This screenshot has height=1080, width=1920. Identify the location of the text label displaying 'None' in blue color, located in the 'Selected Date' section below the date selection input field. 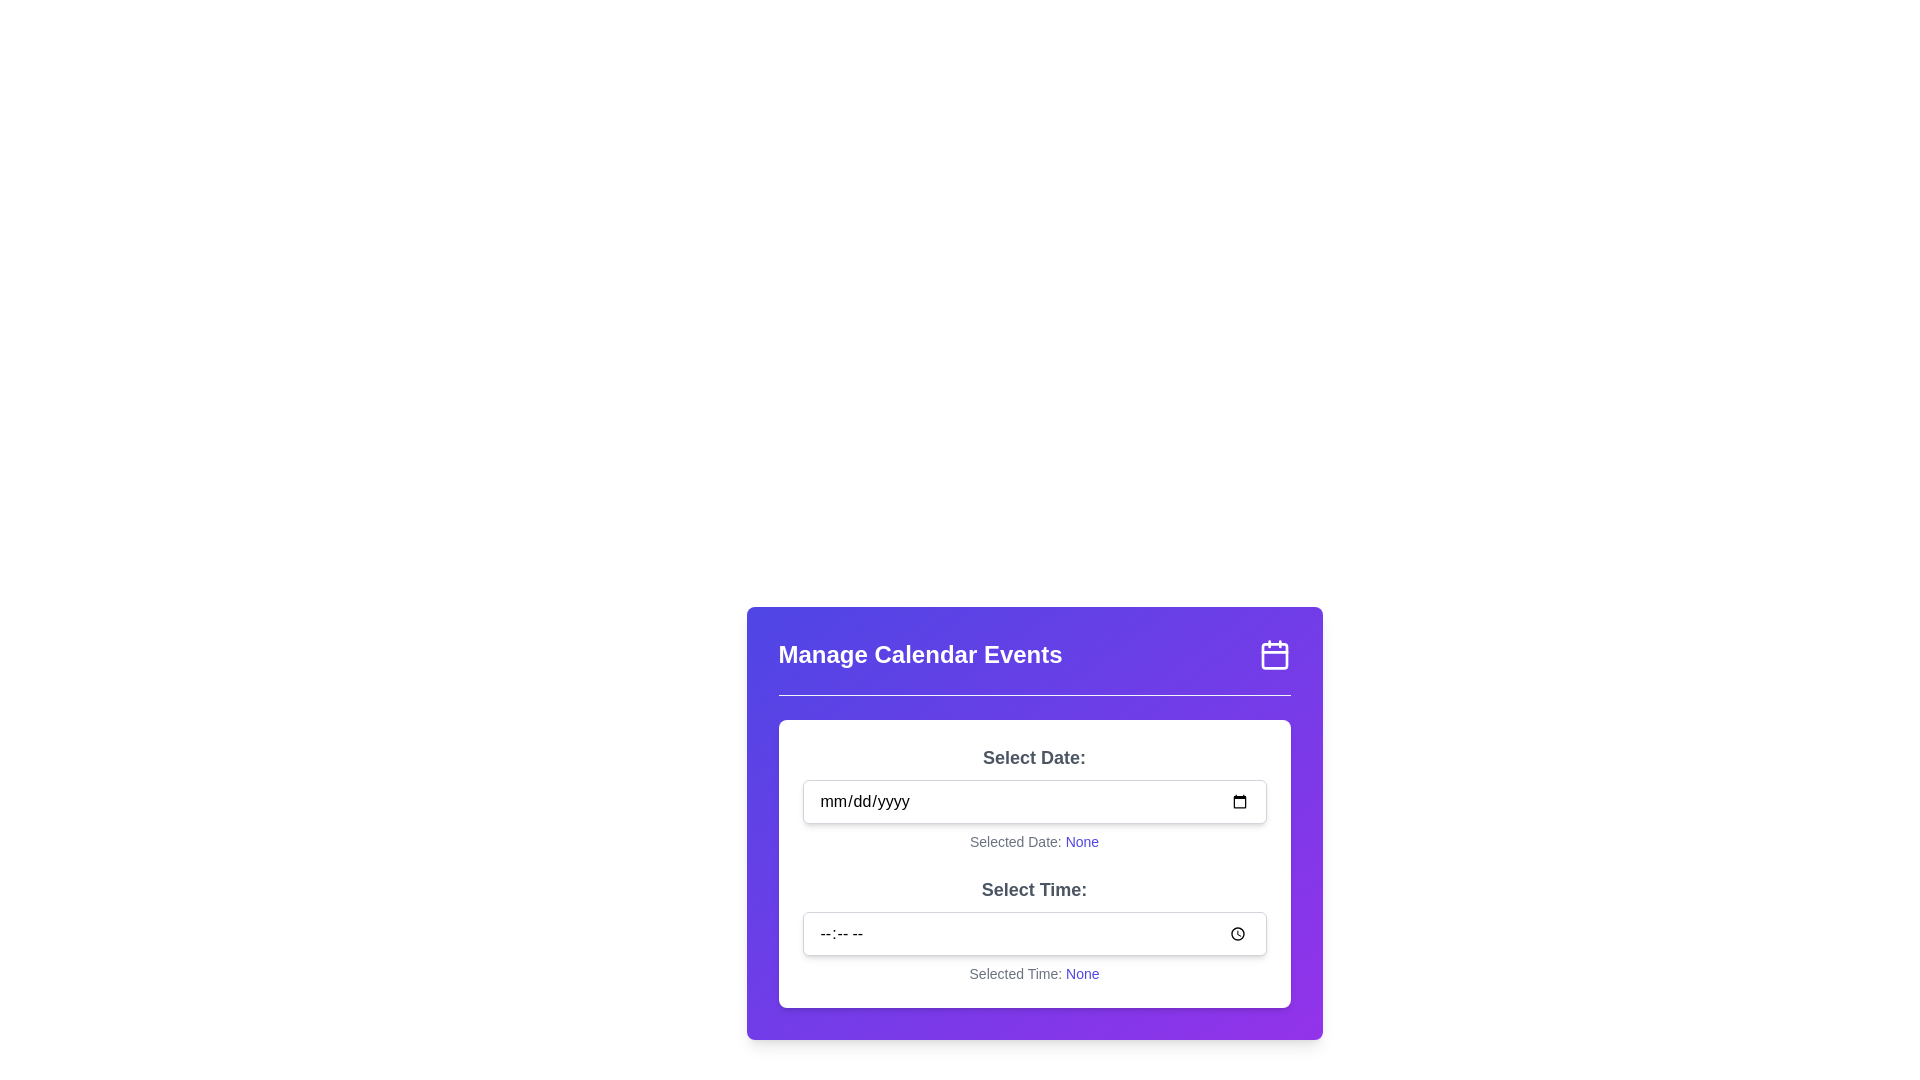
(1081, 841).